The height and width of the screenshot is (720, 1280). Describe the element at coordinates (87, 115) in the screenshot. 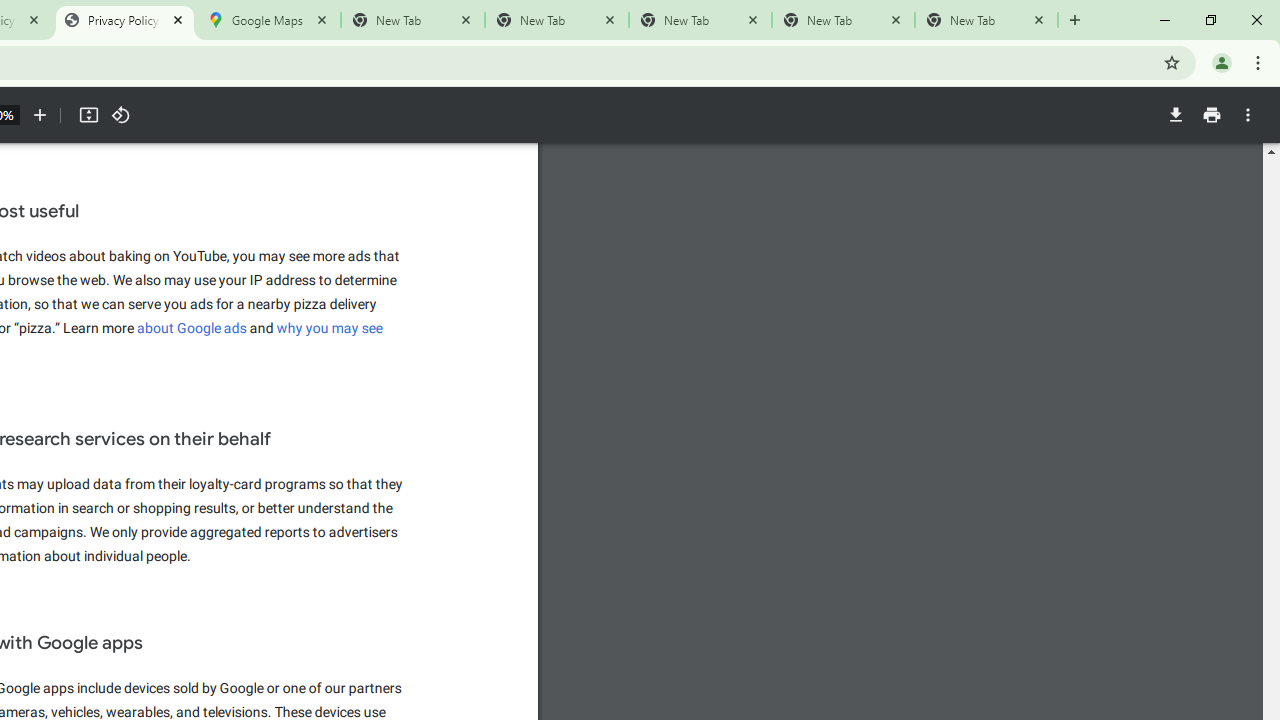

I see `'Fit to page'` at that location.